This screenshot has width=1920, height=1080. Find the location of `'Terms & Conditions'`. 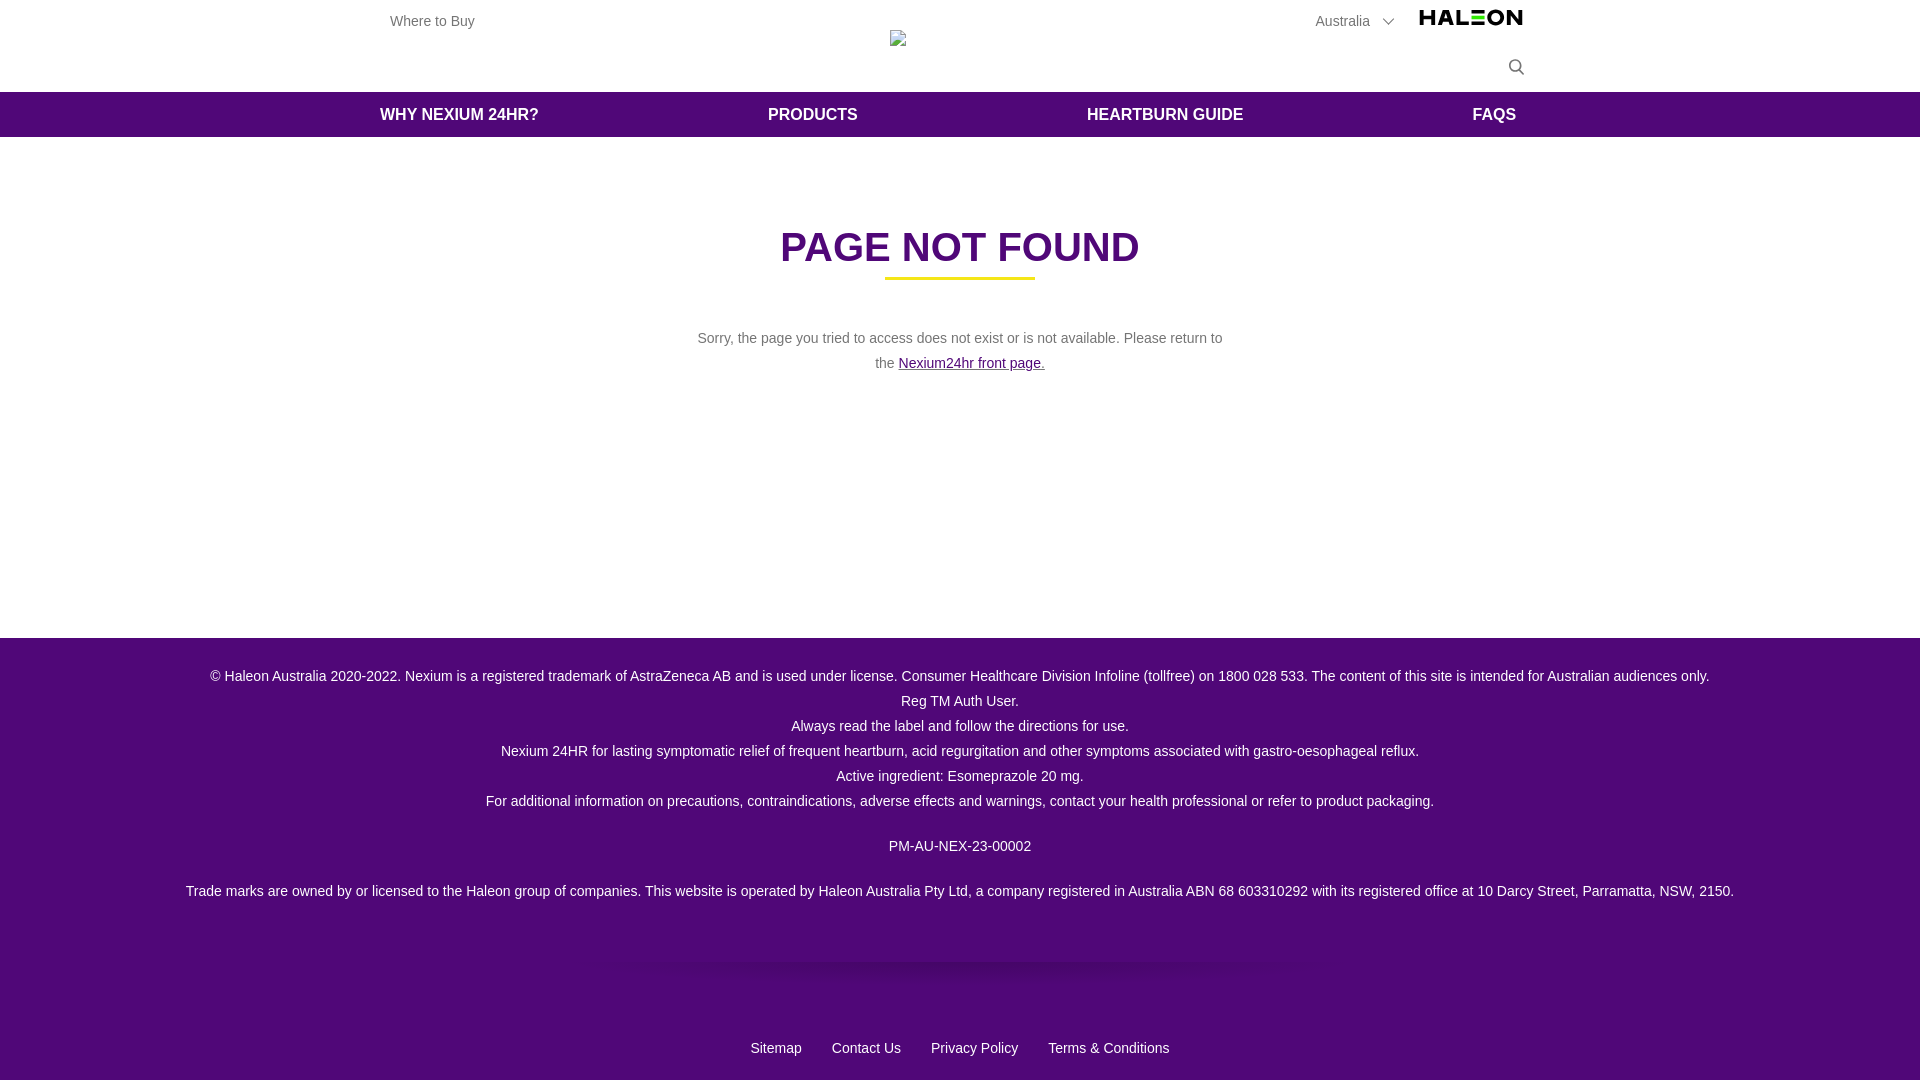

'Terms & Conditions' is located at coordinates (1107, 1048).